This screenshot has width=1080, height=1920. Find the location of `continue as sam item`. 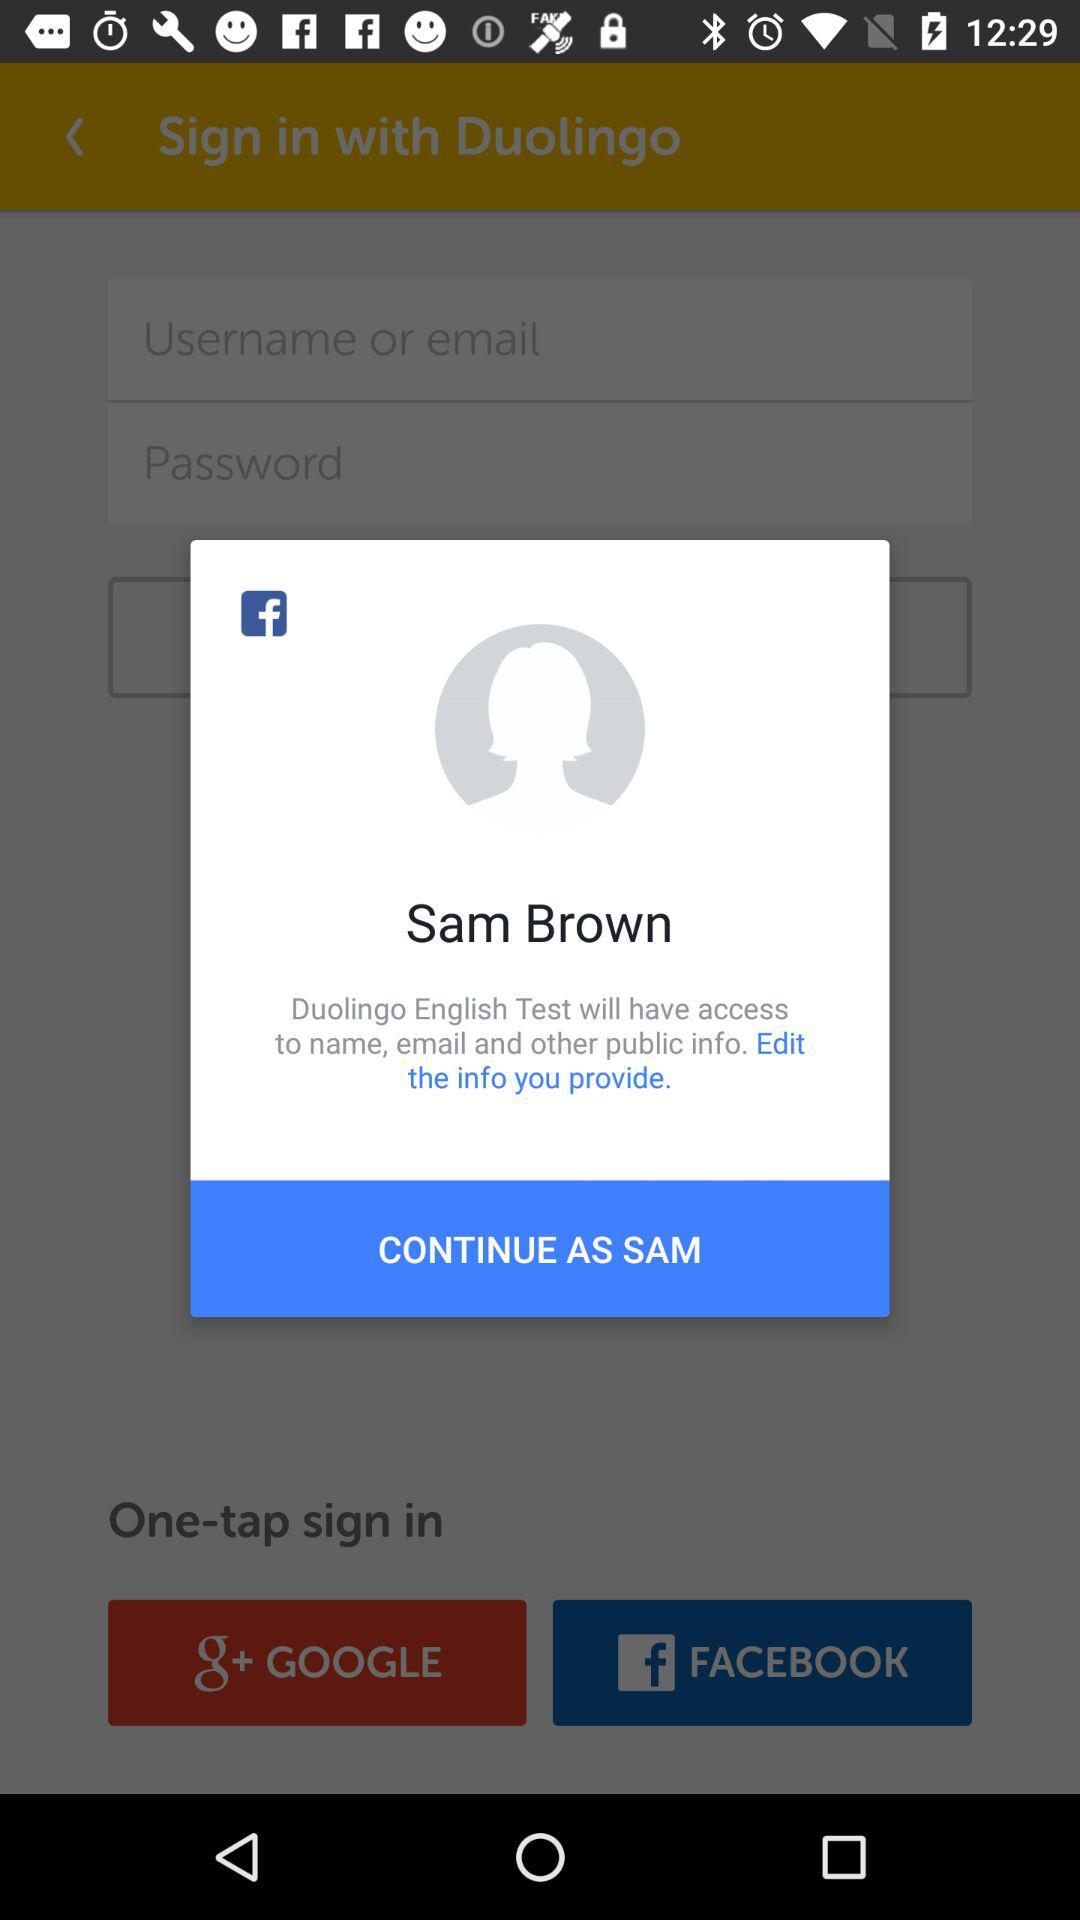

continue as sam item is located at coordinates (540, 1247).